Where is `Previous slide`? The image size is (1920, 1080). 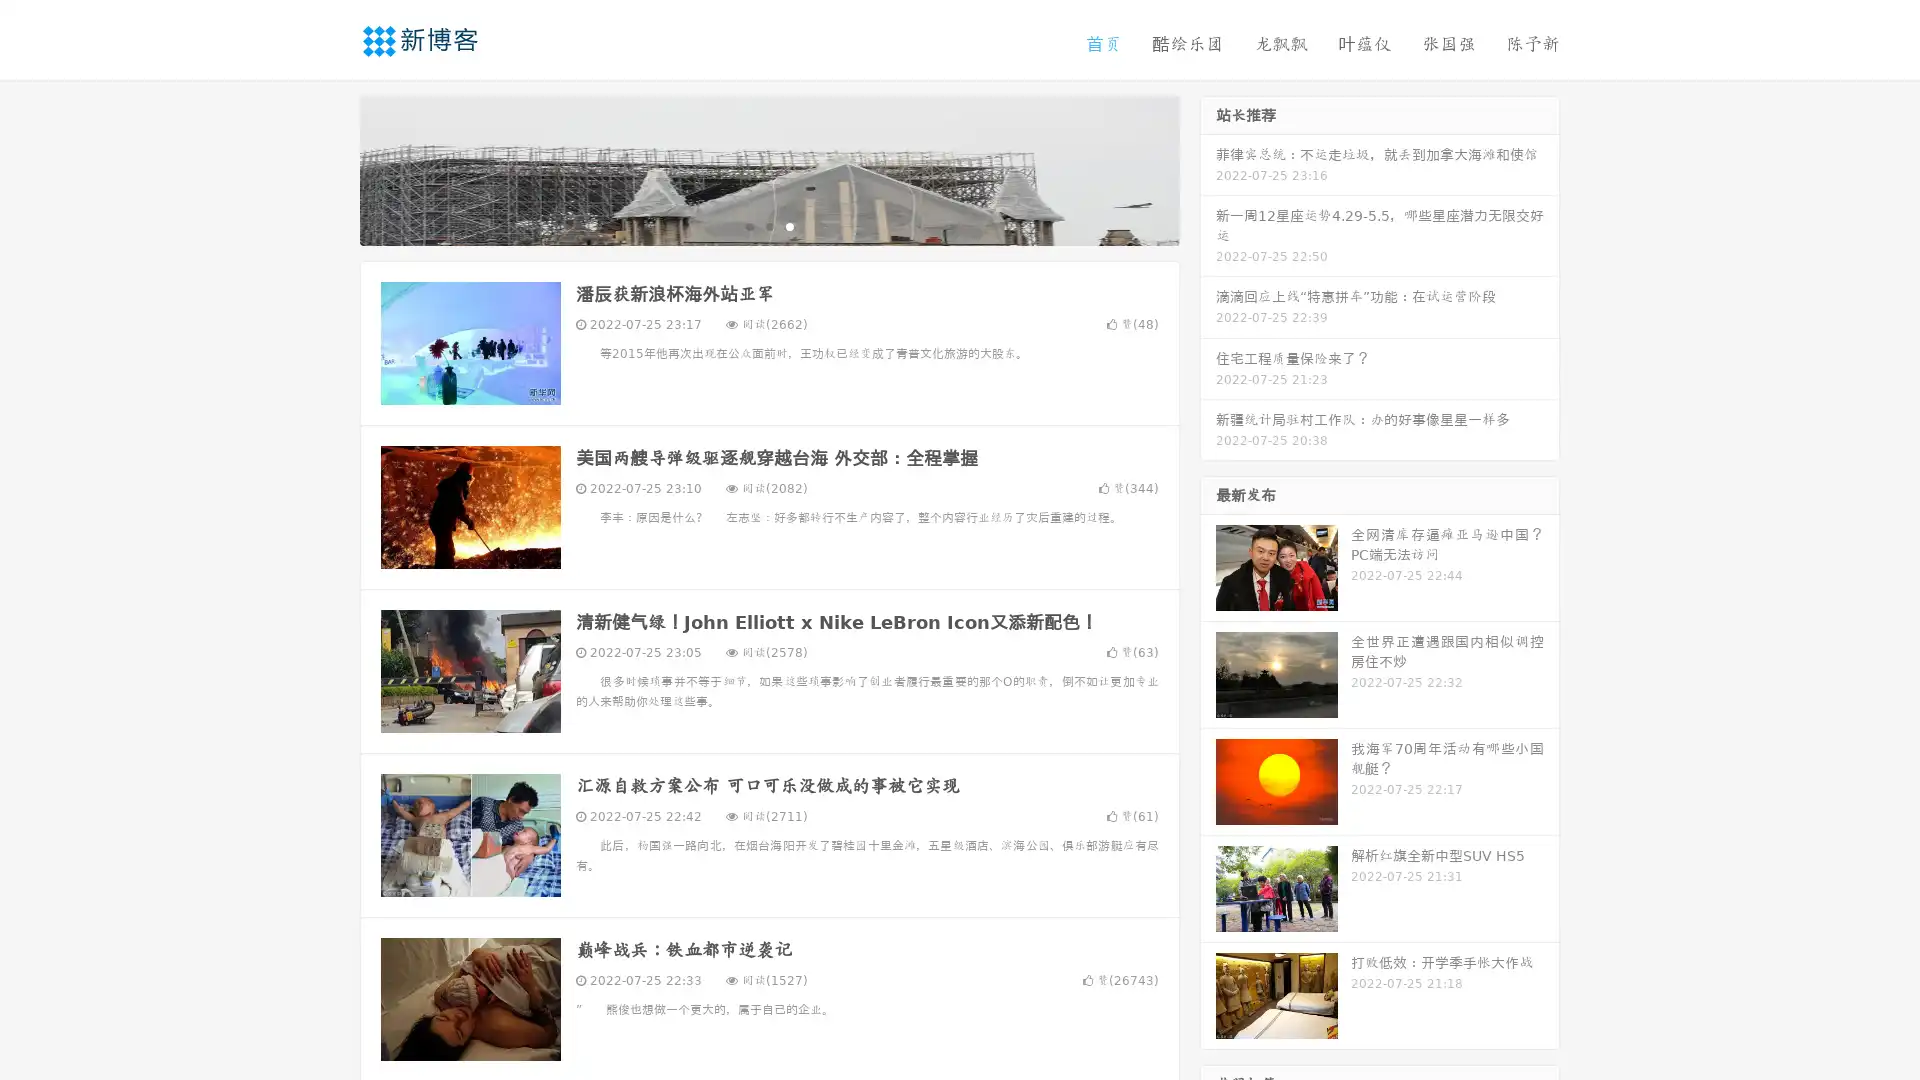
Previous slide is located at coordinates (330, 168).